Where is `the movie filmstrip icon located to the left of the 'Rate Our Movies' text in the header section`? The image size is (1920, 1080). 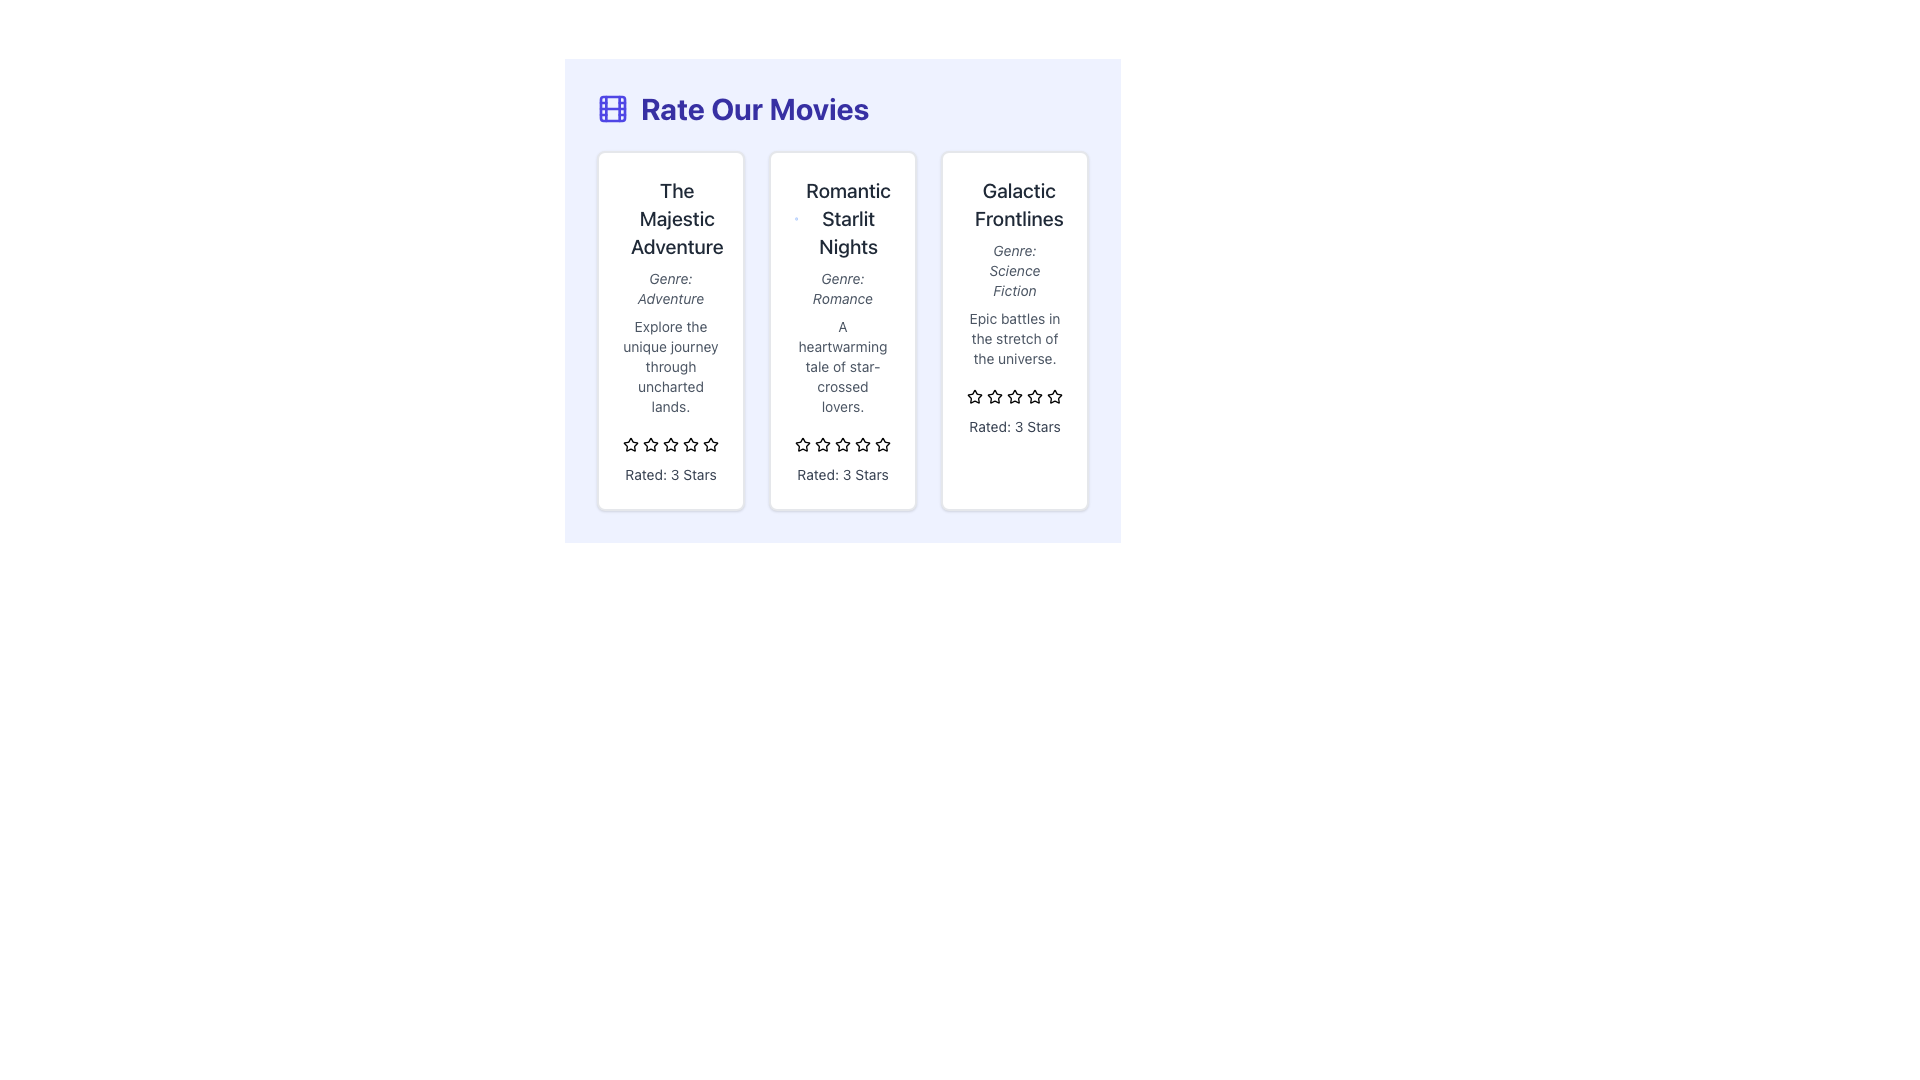 the movie filmstrip icon located to the left of the 'Rate Our Movies' text in the header section is located at coordinates (612, 108).